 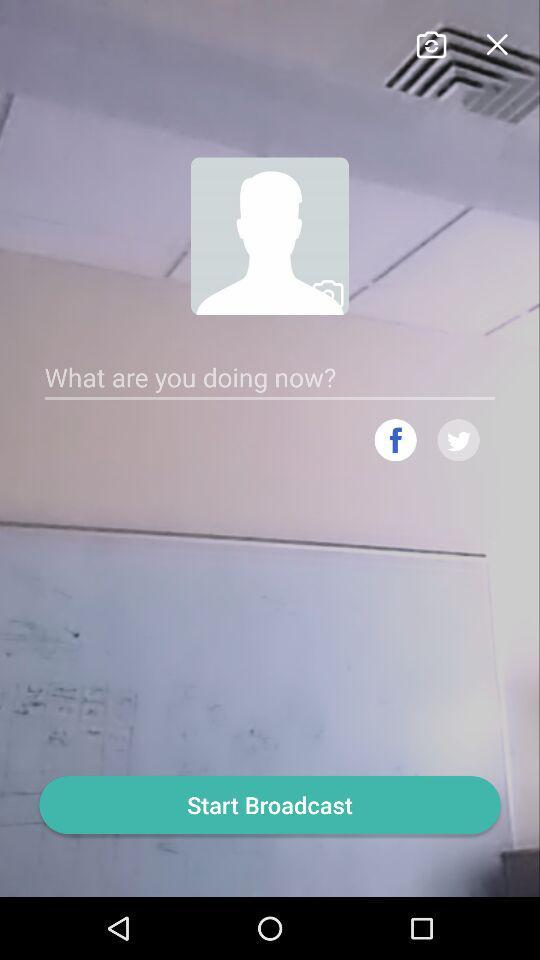 What do you see at coordinates (430, 44) in the screenshot?
I see `the photo icon` at bounding box center [430, 44].